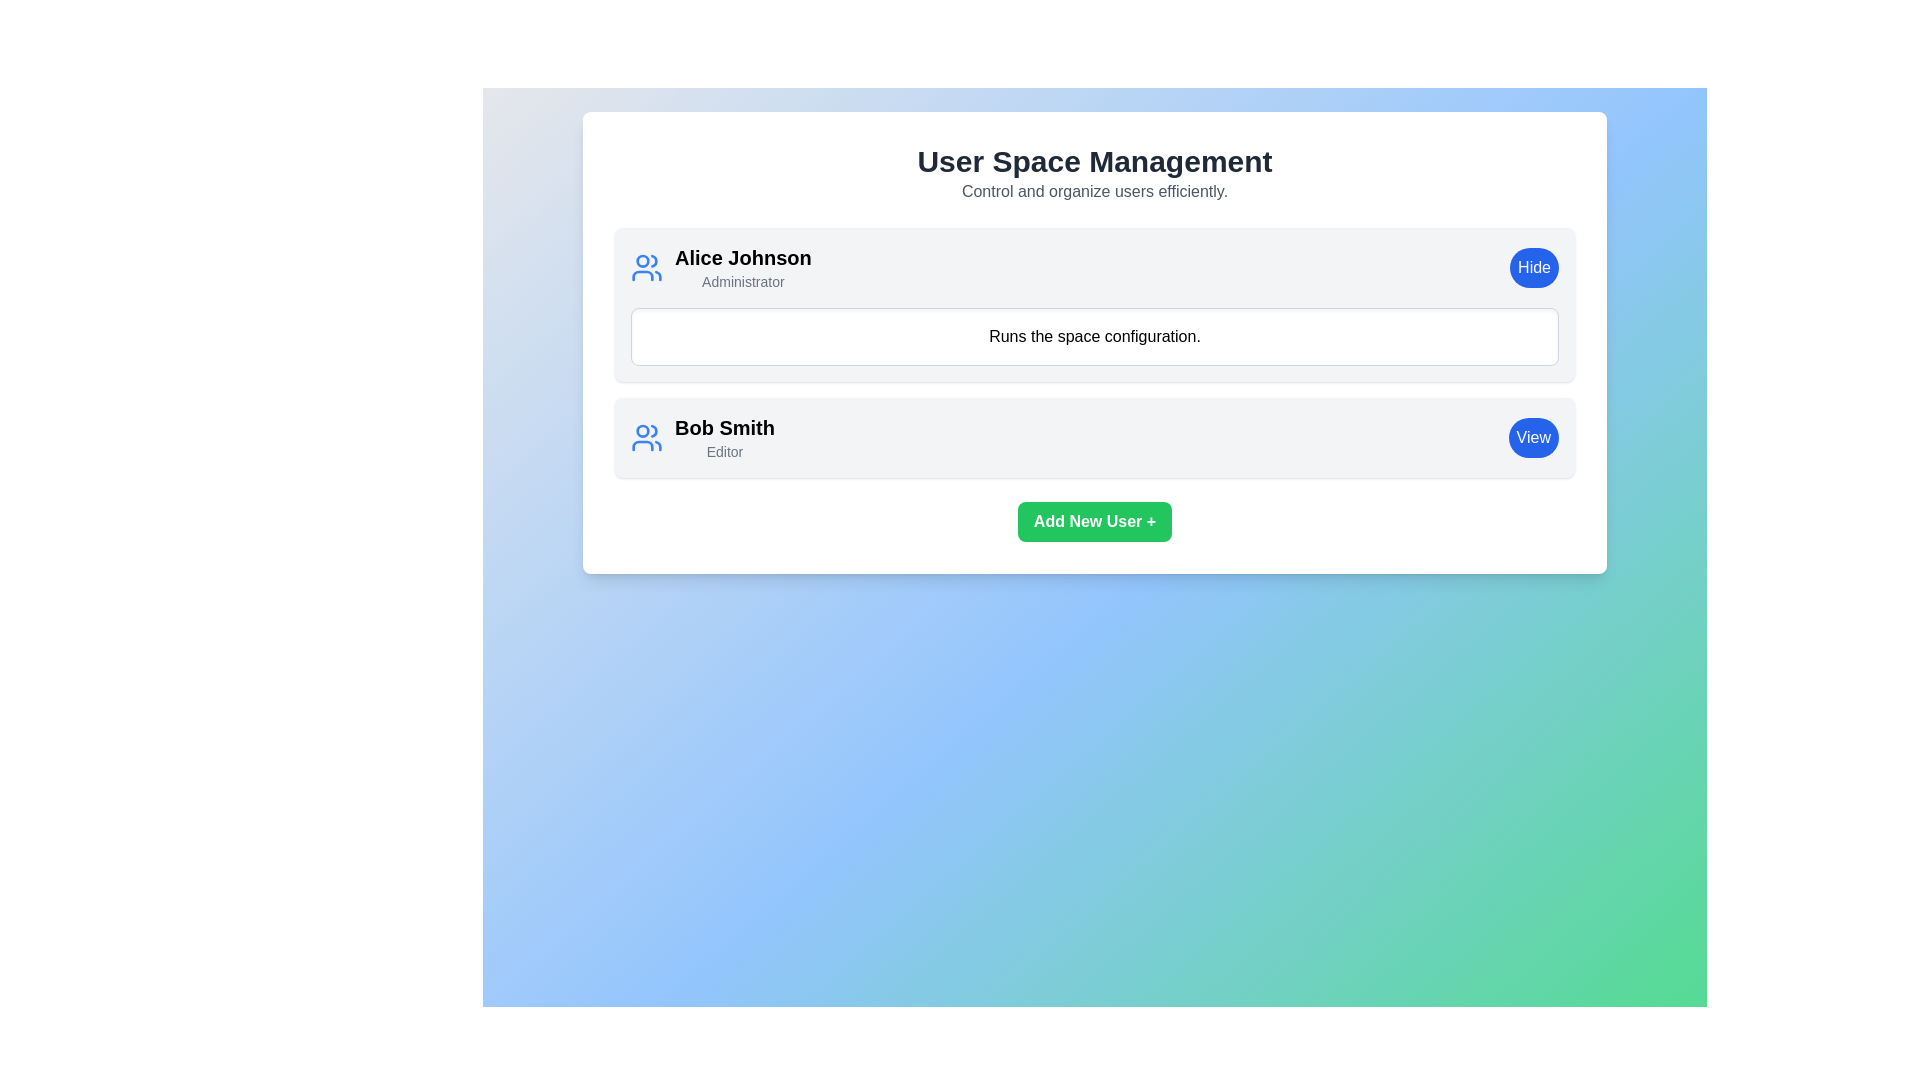 This screenshot has width=1920, height=1080. What do you see at coordinates (723, 437) in the screenshot?
I see `the text label displaying 'Bob Smith' and 'Editor', which is located in the lower user card beneath 'Alice Johnson'` at bounding box center [723, 437].